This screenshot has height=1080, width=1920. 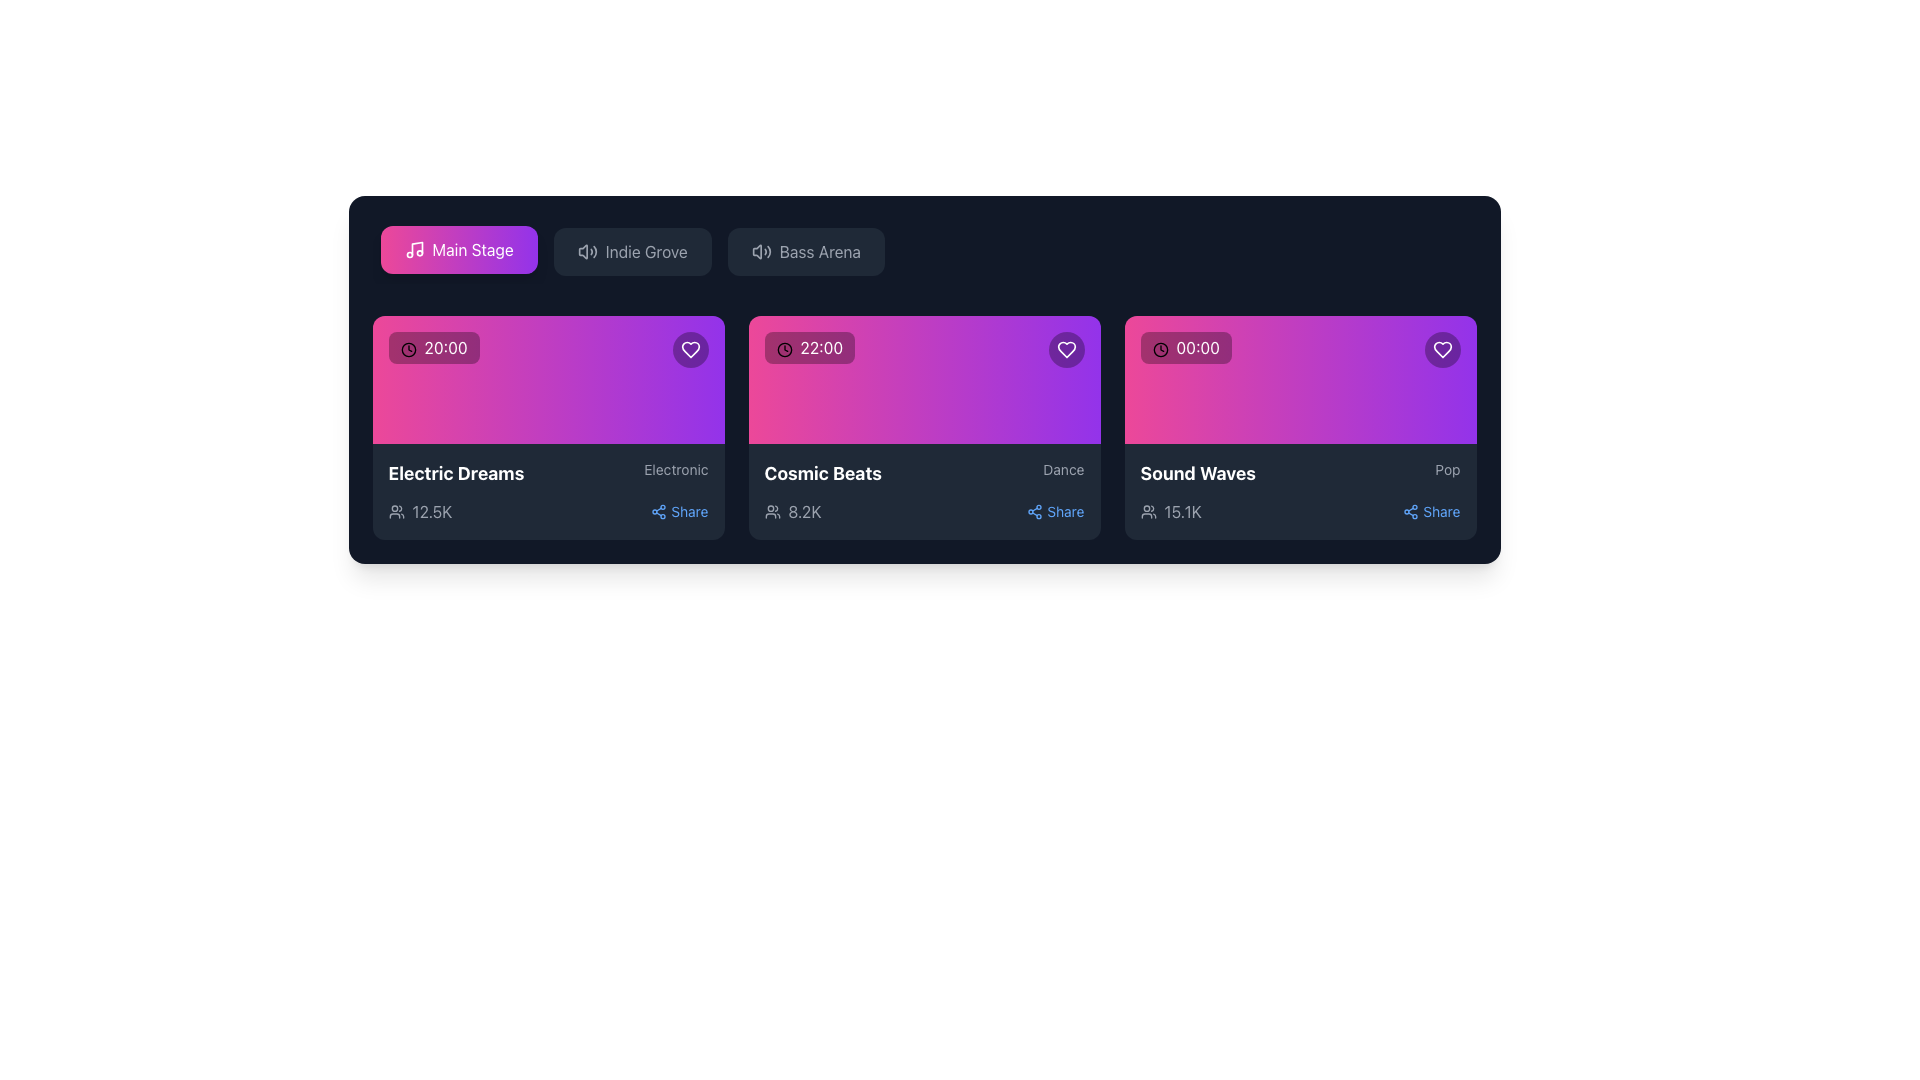 I want to click on the 'Bass Arena' button, a rectangular button with a dark background and light text, so click(x=806, y=250).